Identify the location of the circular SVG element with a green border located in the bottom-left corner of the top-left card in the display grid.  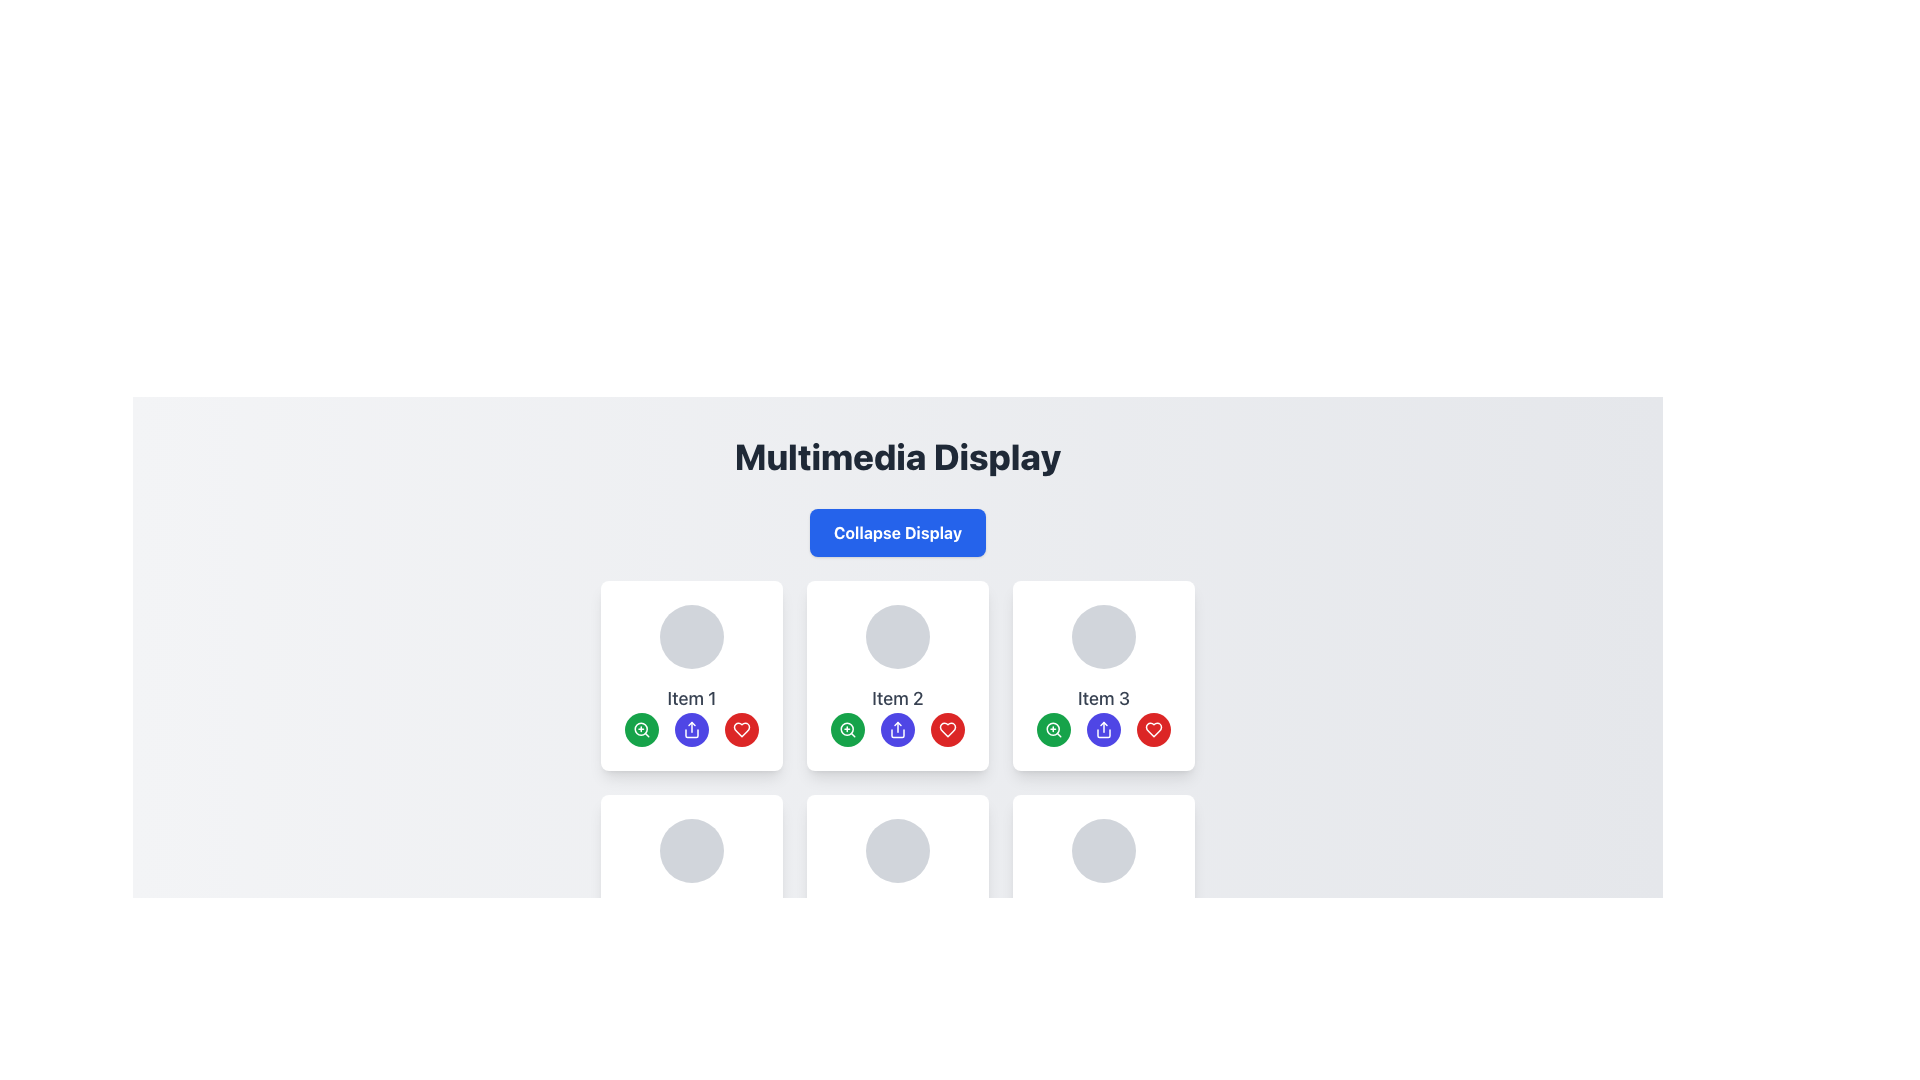
(641, 729).